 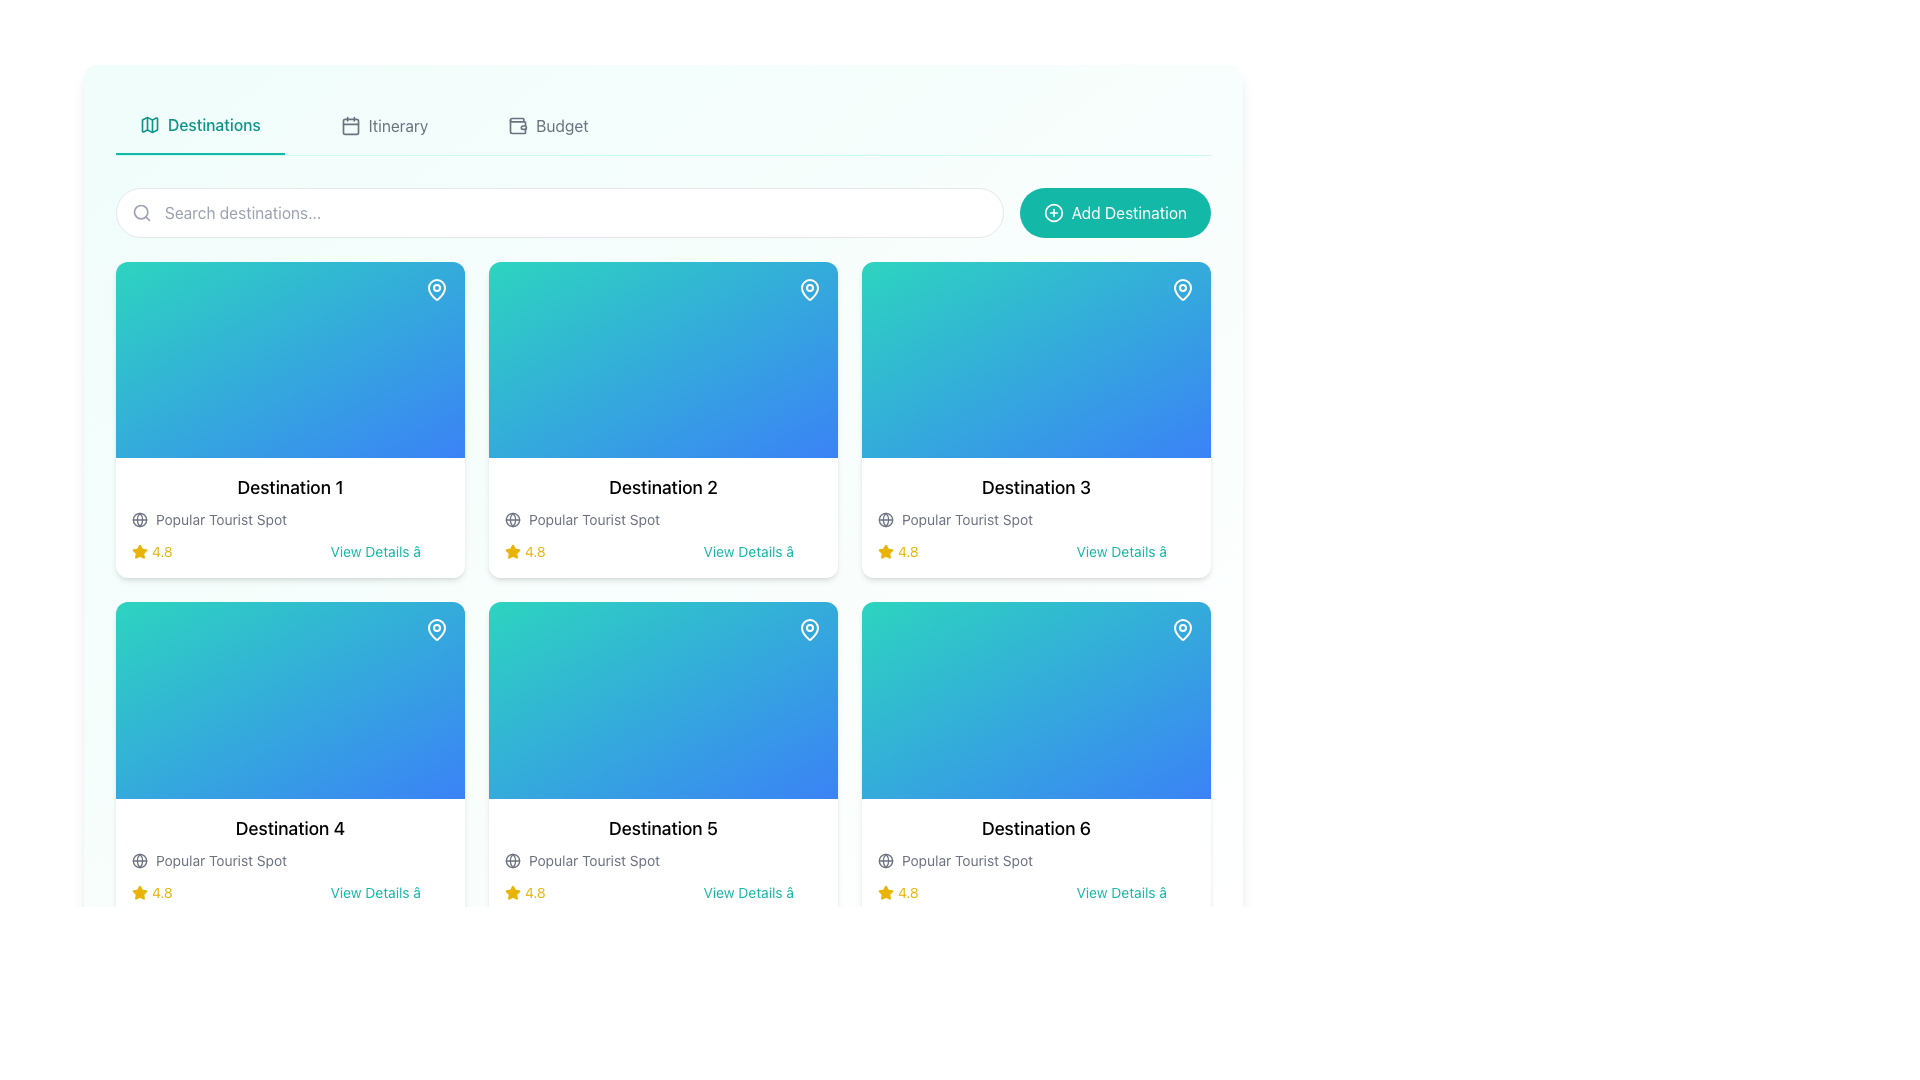 What do you see at coordinates (1036, 891) in the screenshot?
I see `the rating display and 'View Details' link at the bottom of the 'Destination 6' card, which features a yellow rating of 4.8 and a teal hyperlink` at bounding box center [1036, 891].